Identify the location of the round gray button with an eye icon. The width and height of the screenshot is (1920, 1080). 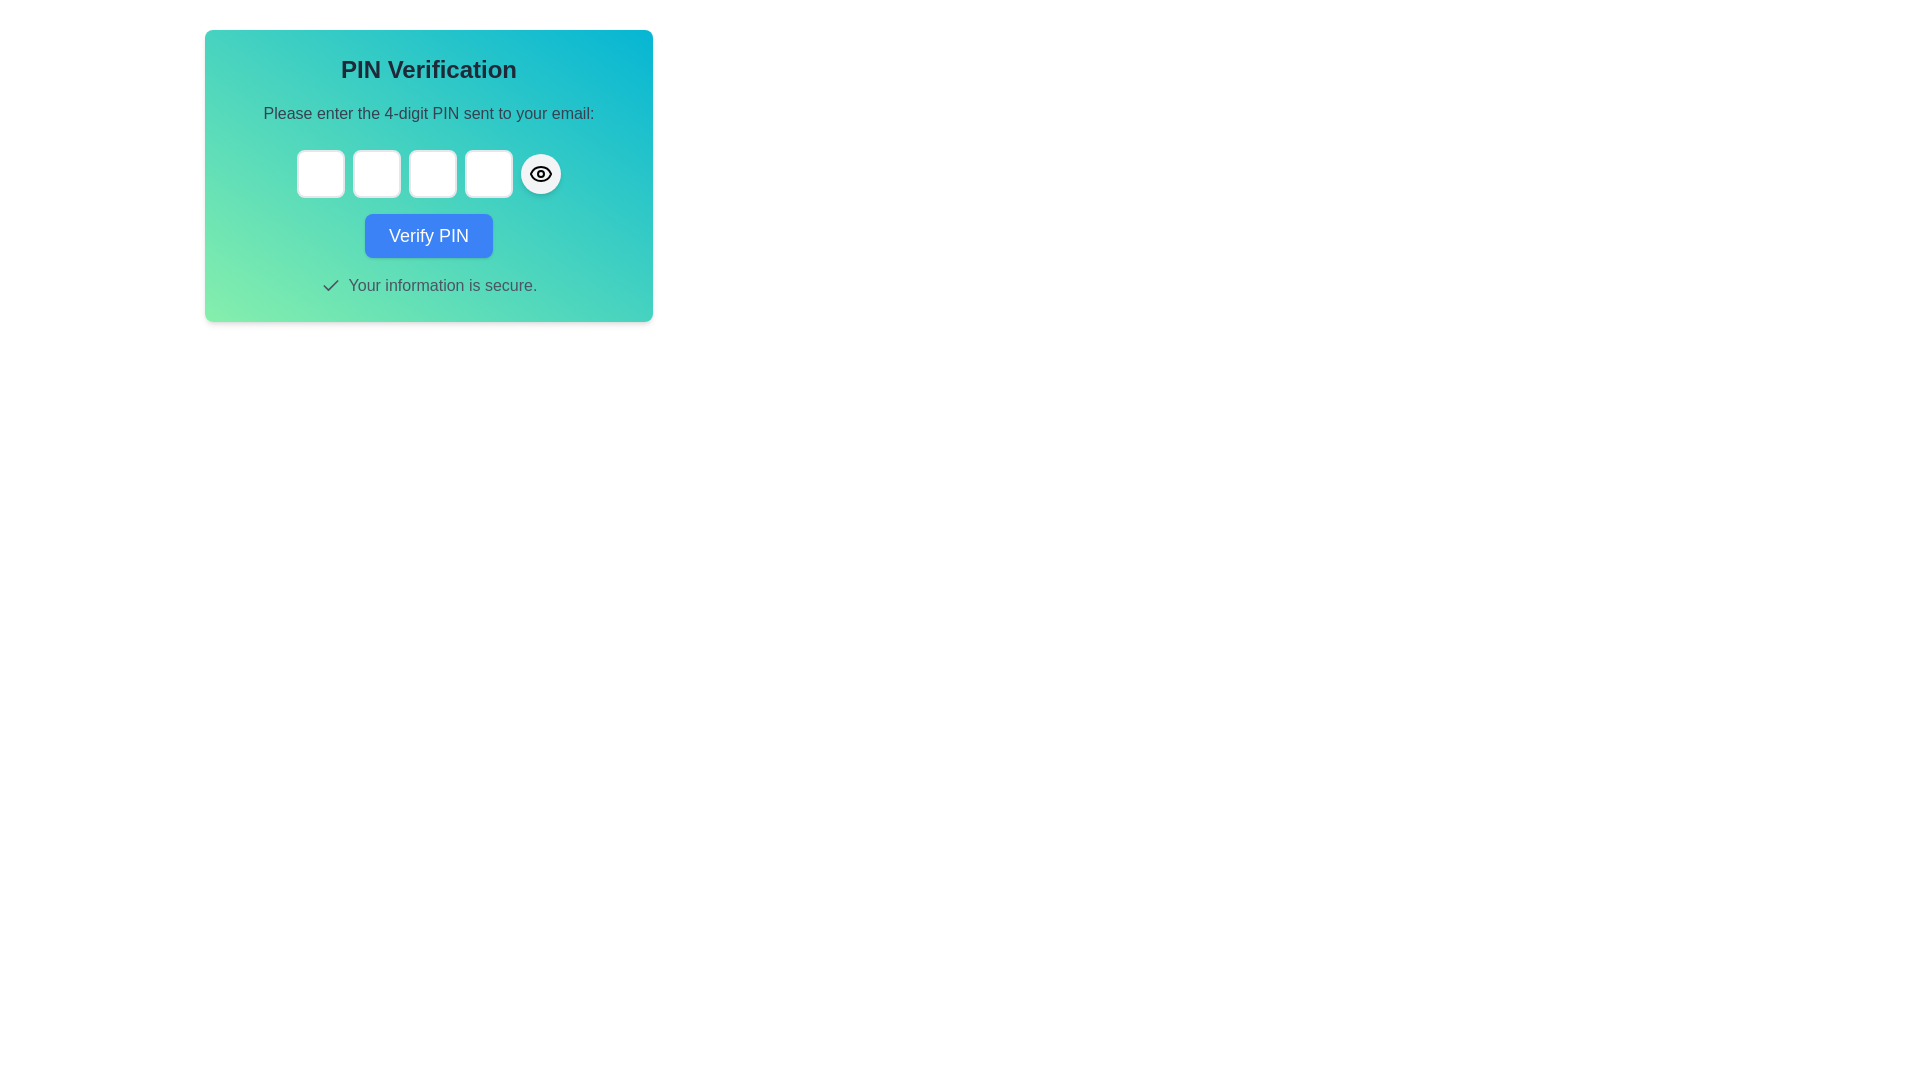
(541, 172).